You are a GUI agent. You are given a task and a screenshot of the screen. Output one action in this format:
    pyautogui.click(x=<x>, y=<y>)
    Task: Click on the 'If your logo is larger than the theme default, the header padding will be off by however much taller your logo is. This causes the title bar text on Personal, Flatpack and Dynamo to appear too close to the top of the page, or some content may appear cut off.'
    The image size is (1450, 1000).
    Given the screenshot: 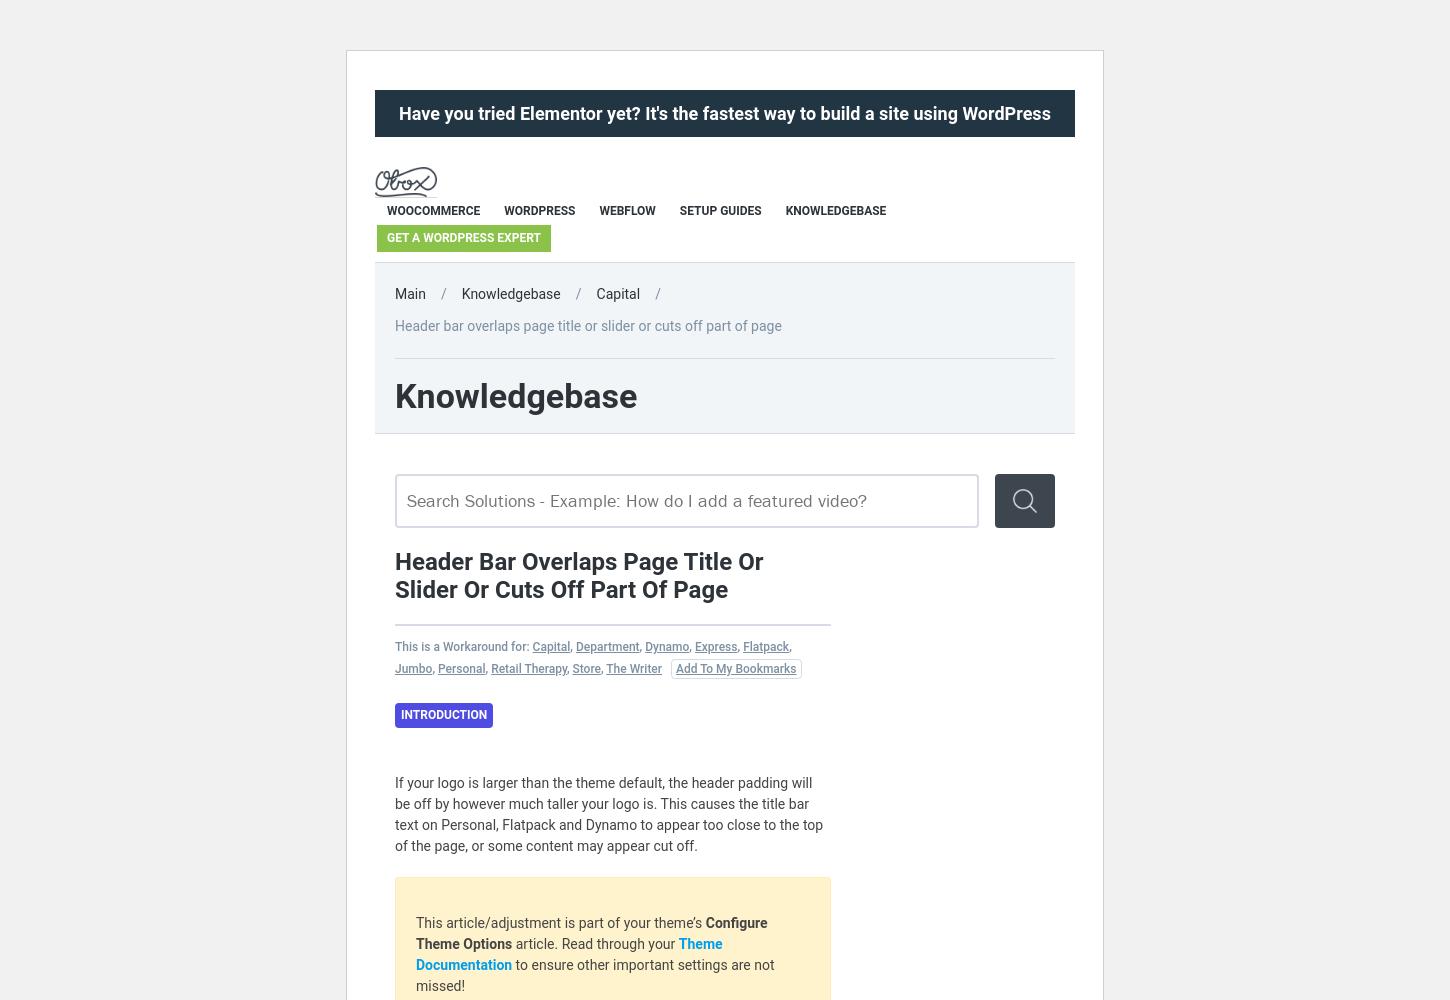 What is the action you would take?
    pyautogui.click(x=608, y=813)
    